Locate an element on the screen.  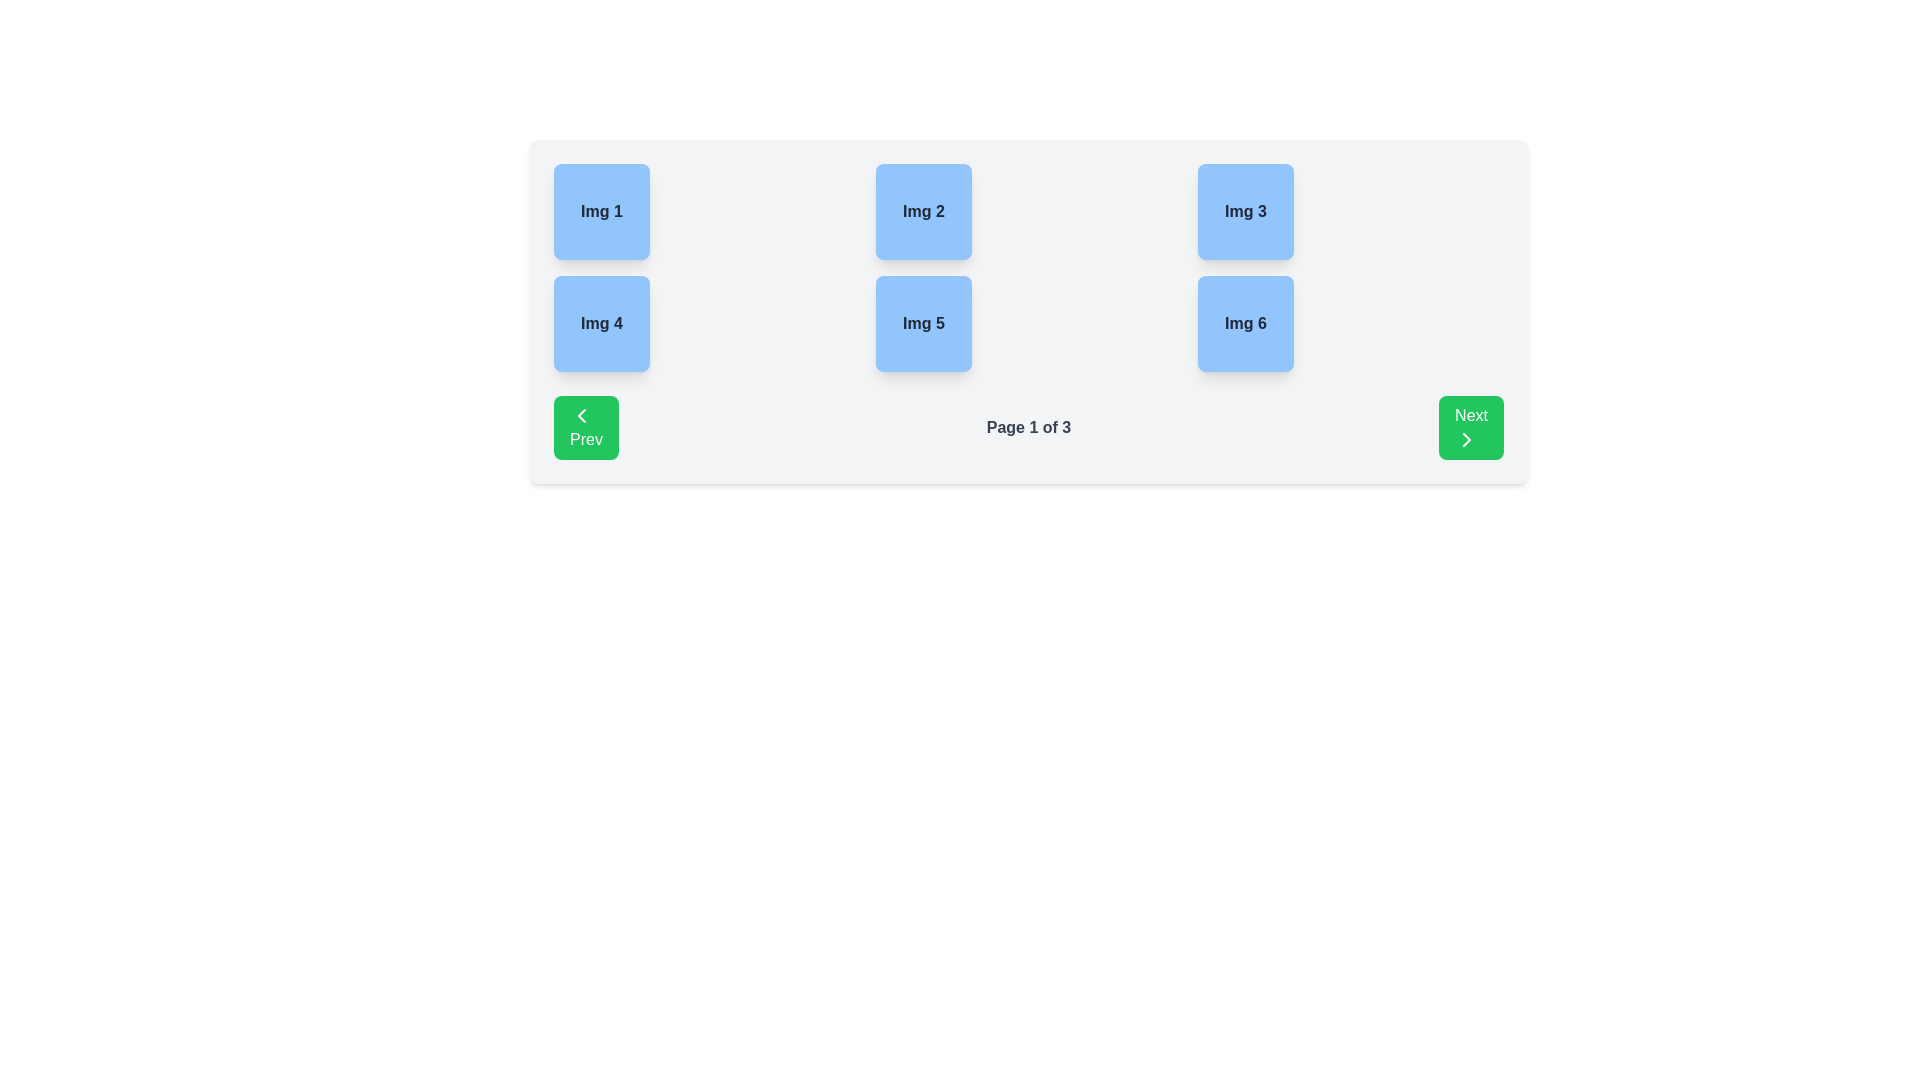
the blue square tile with rounded corners labeled 'Img 1' is located at coordinates (600, 212).